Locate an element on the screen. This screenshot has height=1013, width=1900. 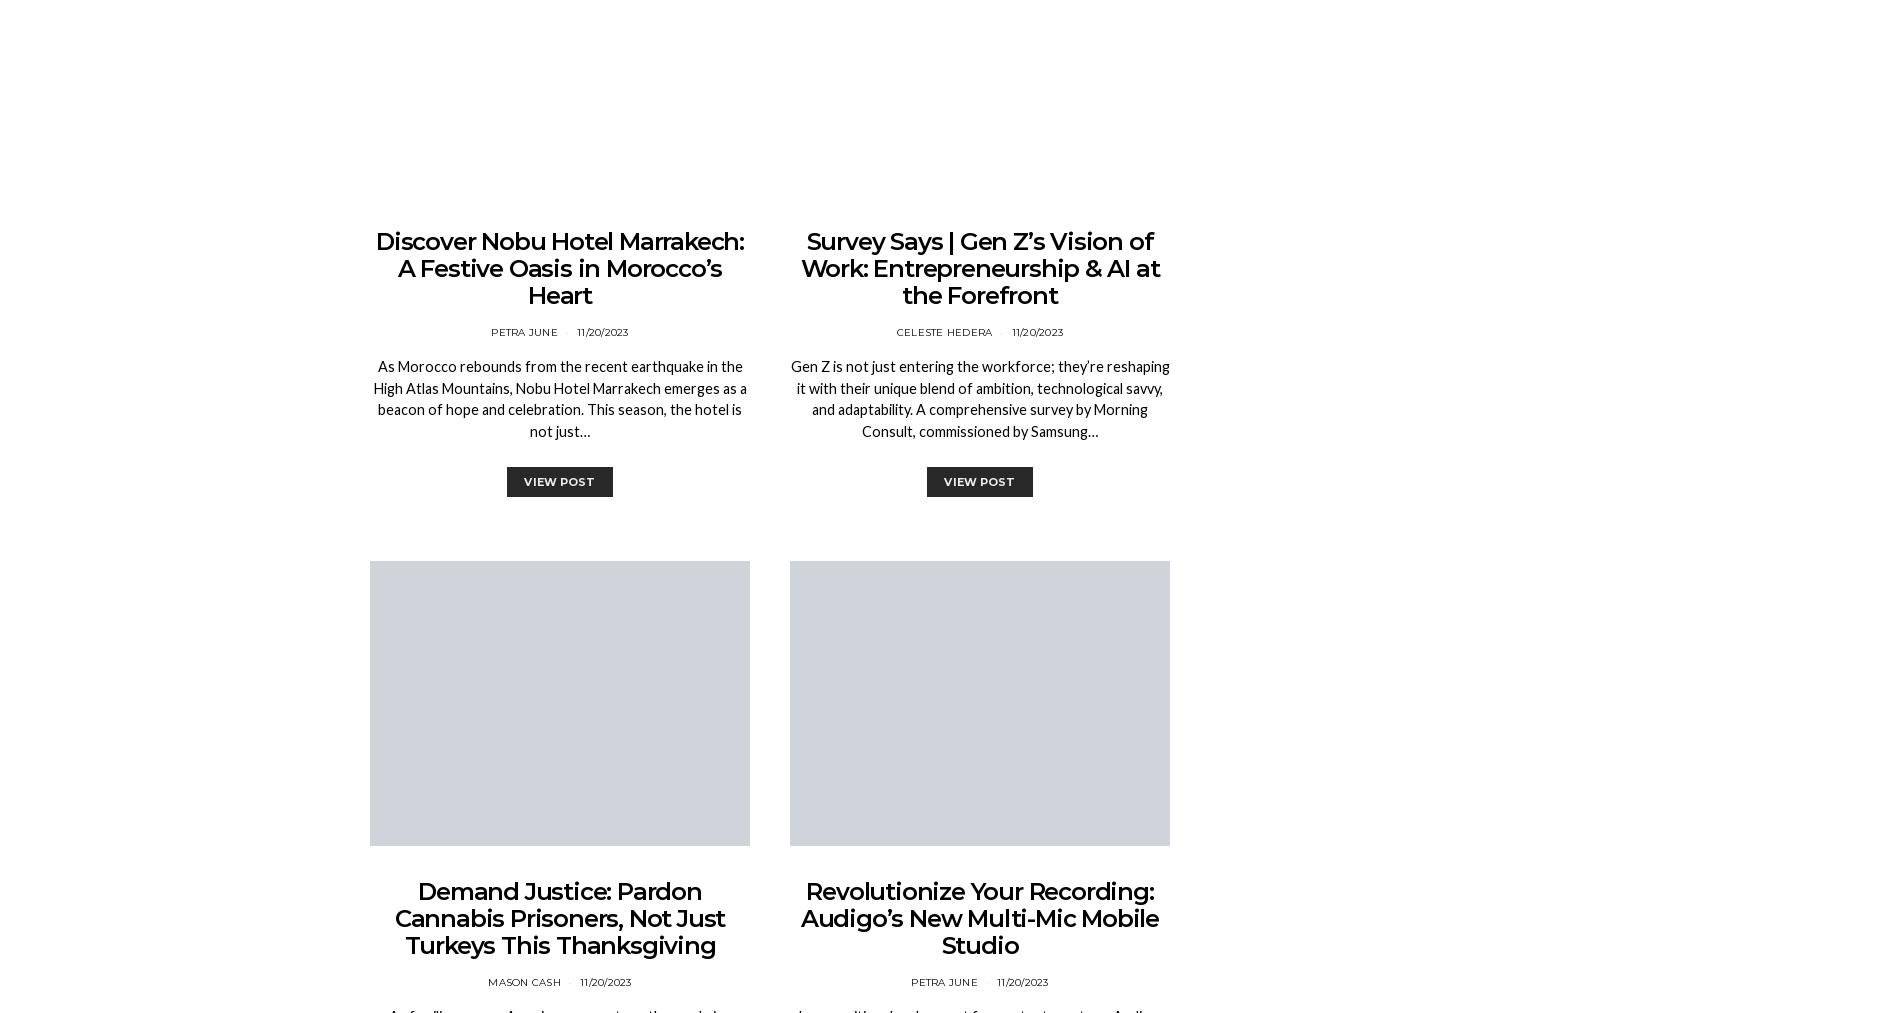
'1 min' is located at coordinates (566, 849).